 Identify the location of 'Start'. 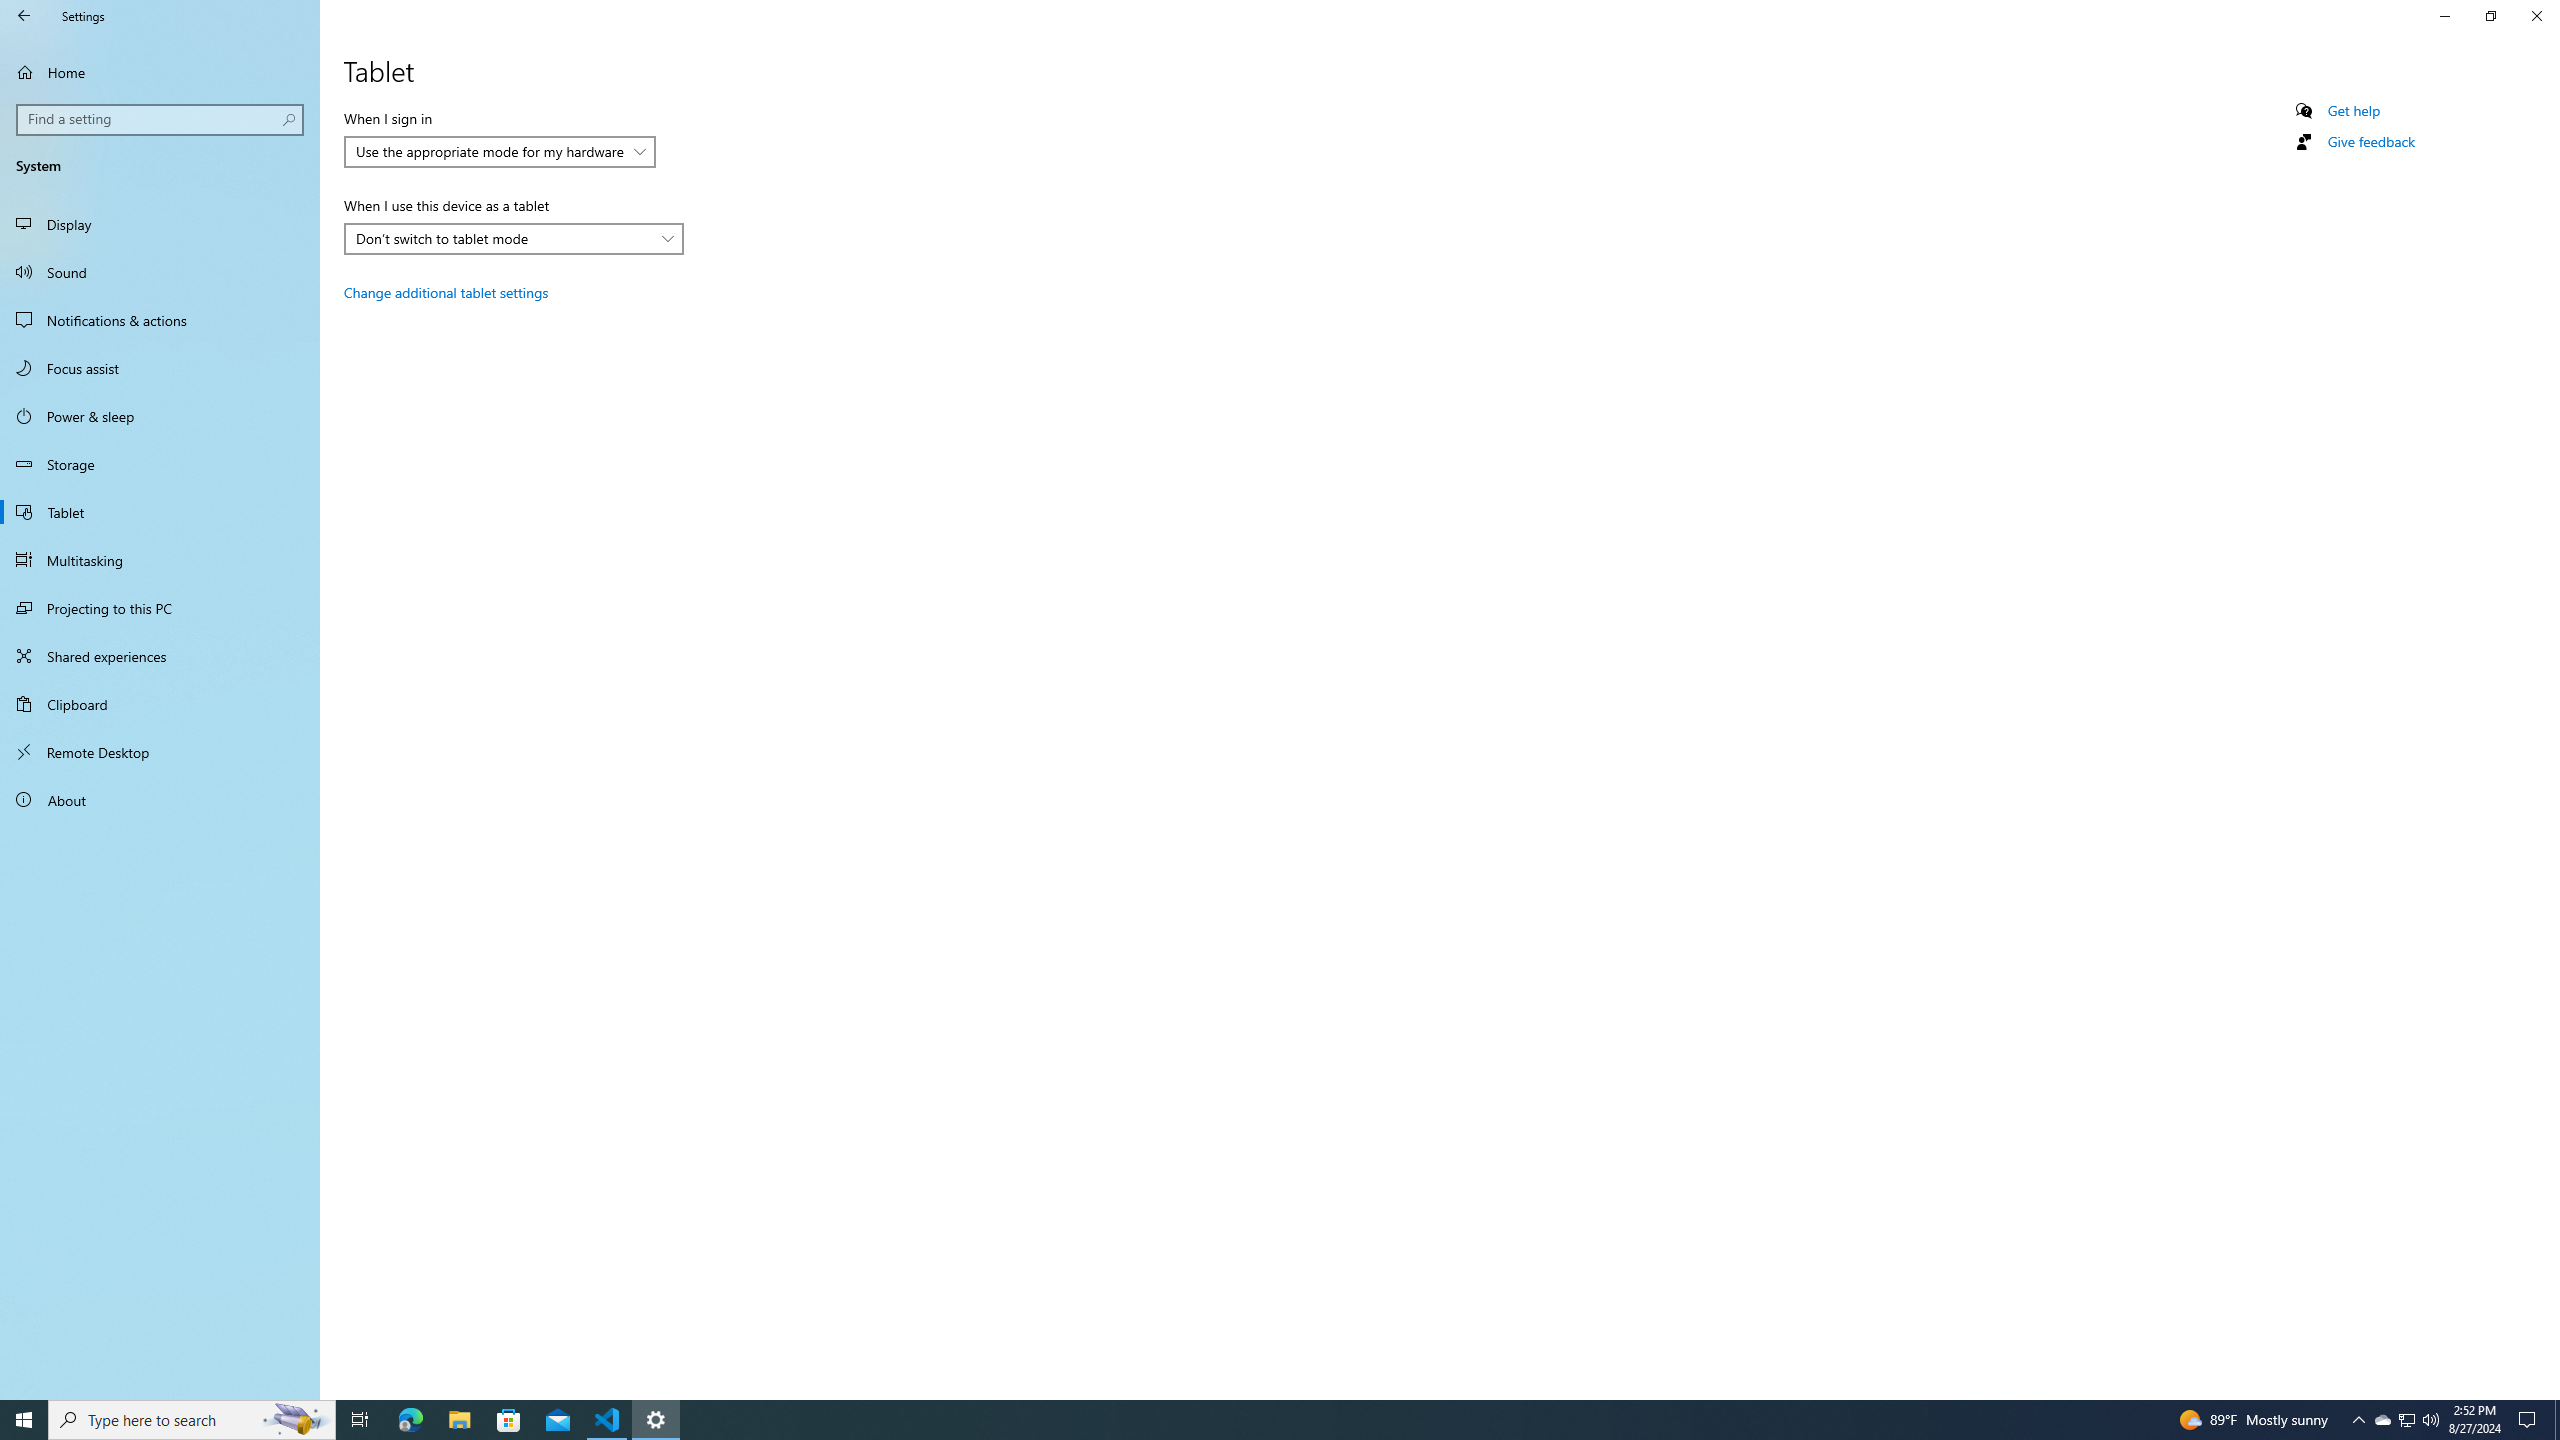
(24, 1418).